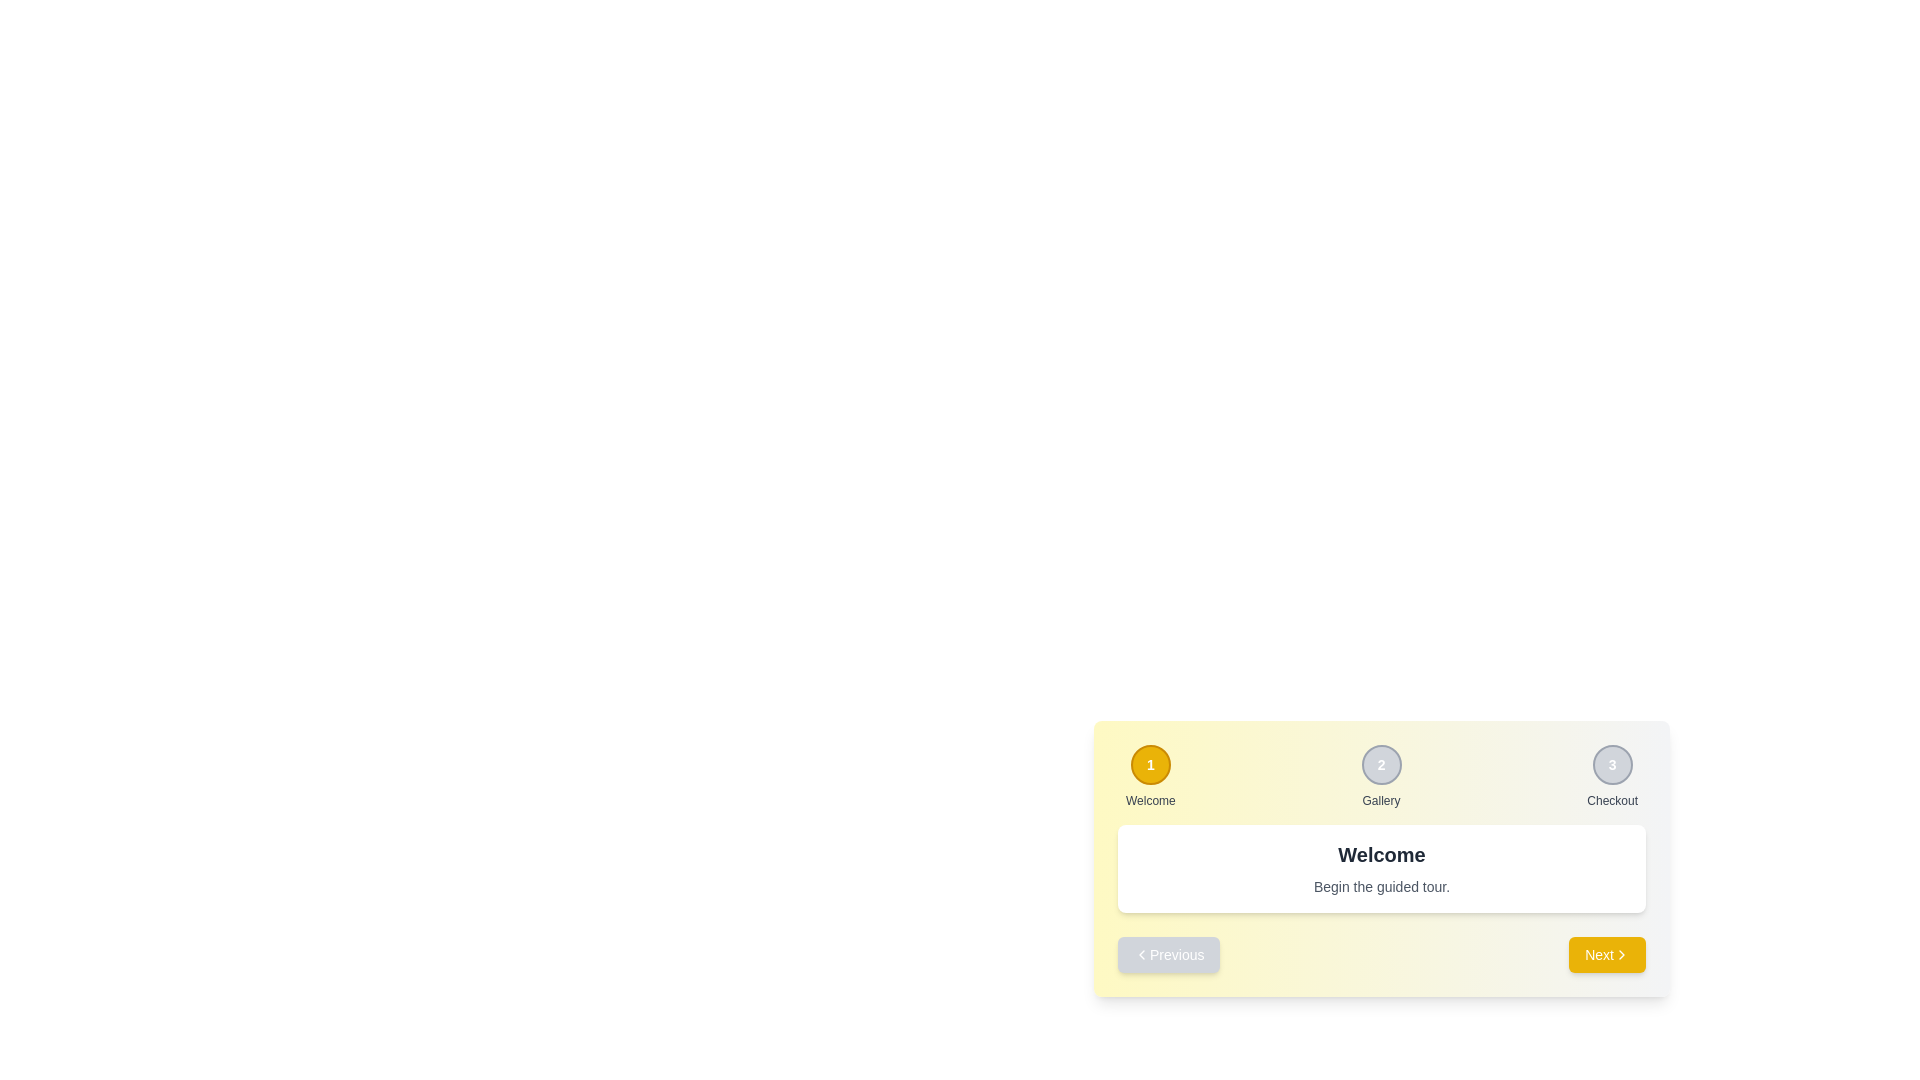  Describe the element at coordinates (1142, 954) in the screenshot. I see `decorative icon indicating the 'Previous' action, located on the left side of the 'Previous' button at the bottom left of the interactive panel` at that location.